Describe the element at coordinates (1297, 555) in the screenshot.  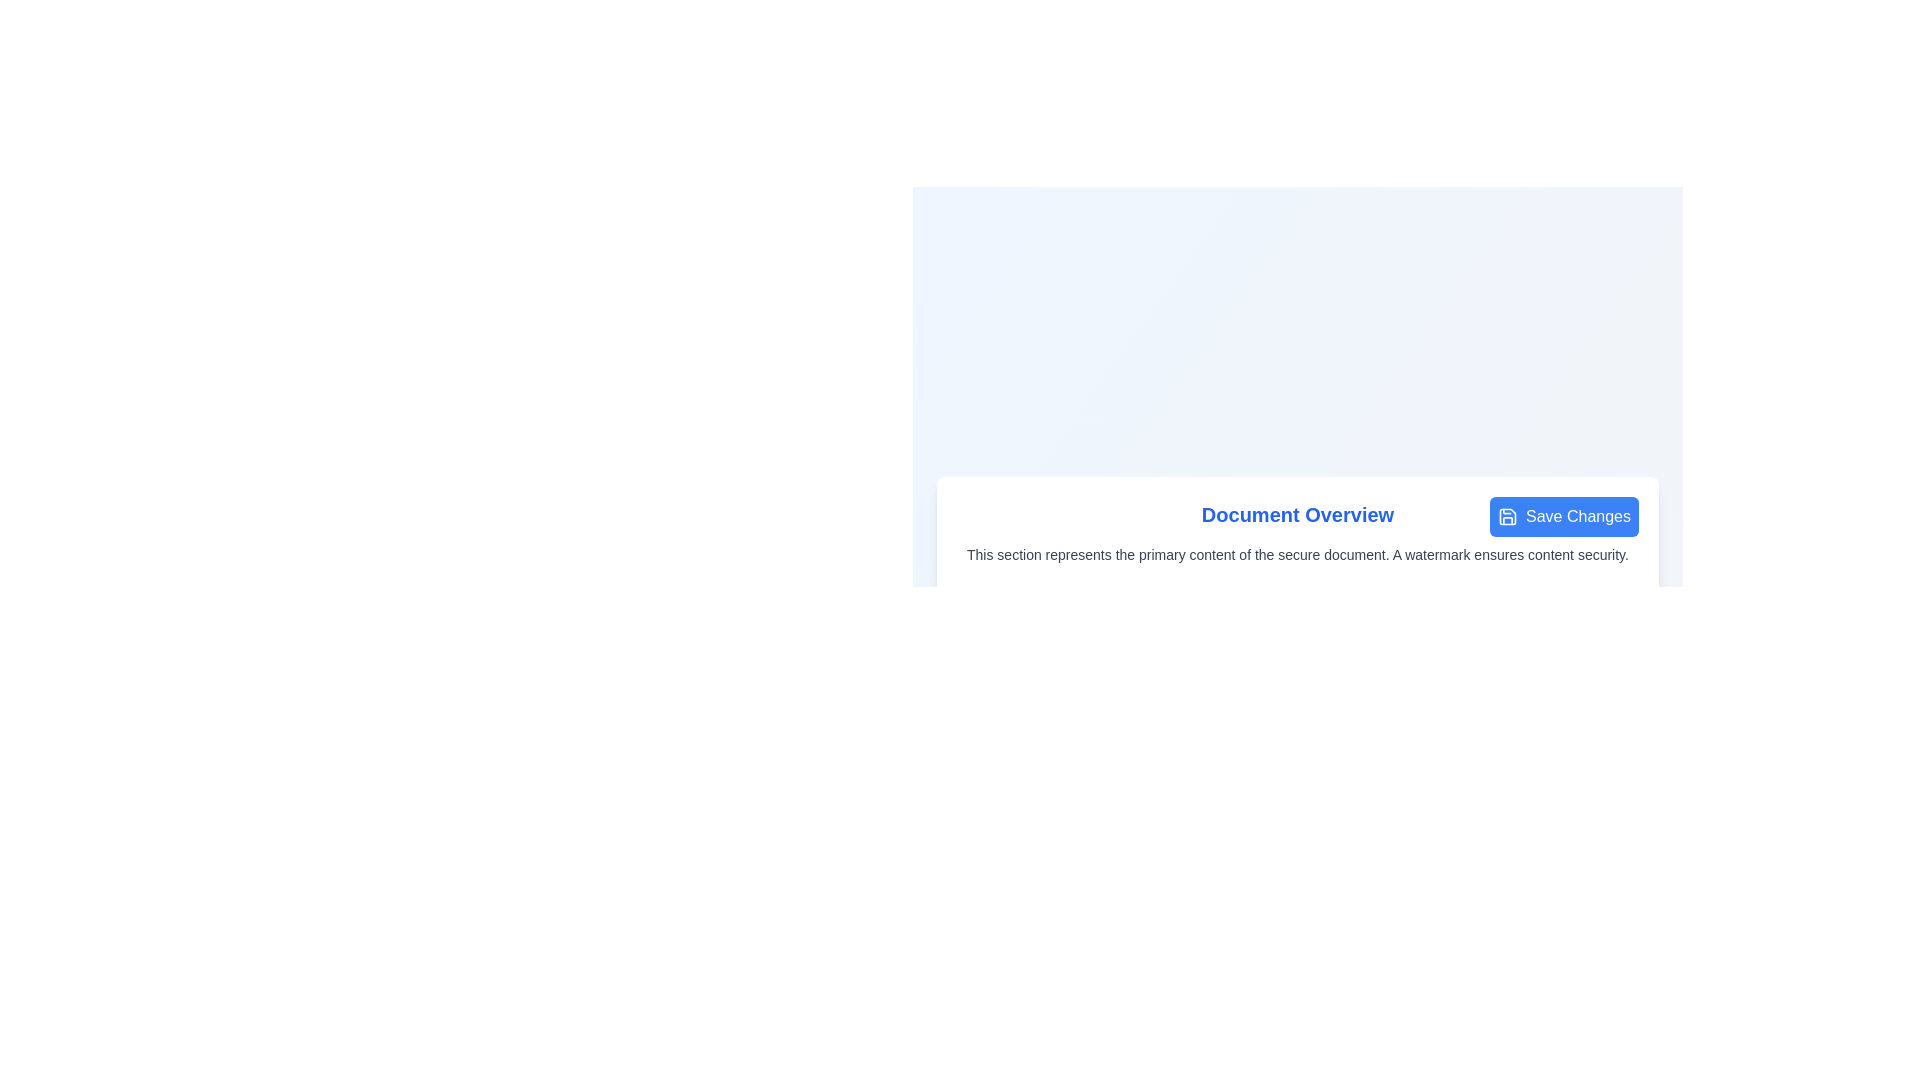
I see `descriptive text block about the secure document, which is centrally aligned at the bottom of the card layout beneath the 'Document Overview' title` at that location.